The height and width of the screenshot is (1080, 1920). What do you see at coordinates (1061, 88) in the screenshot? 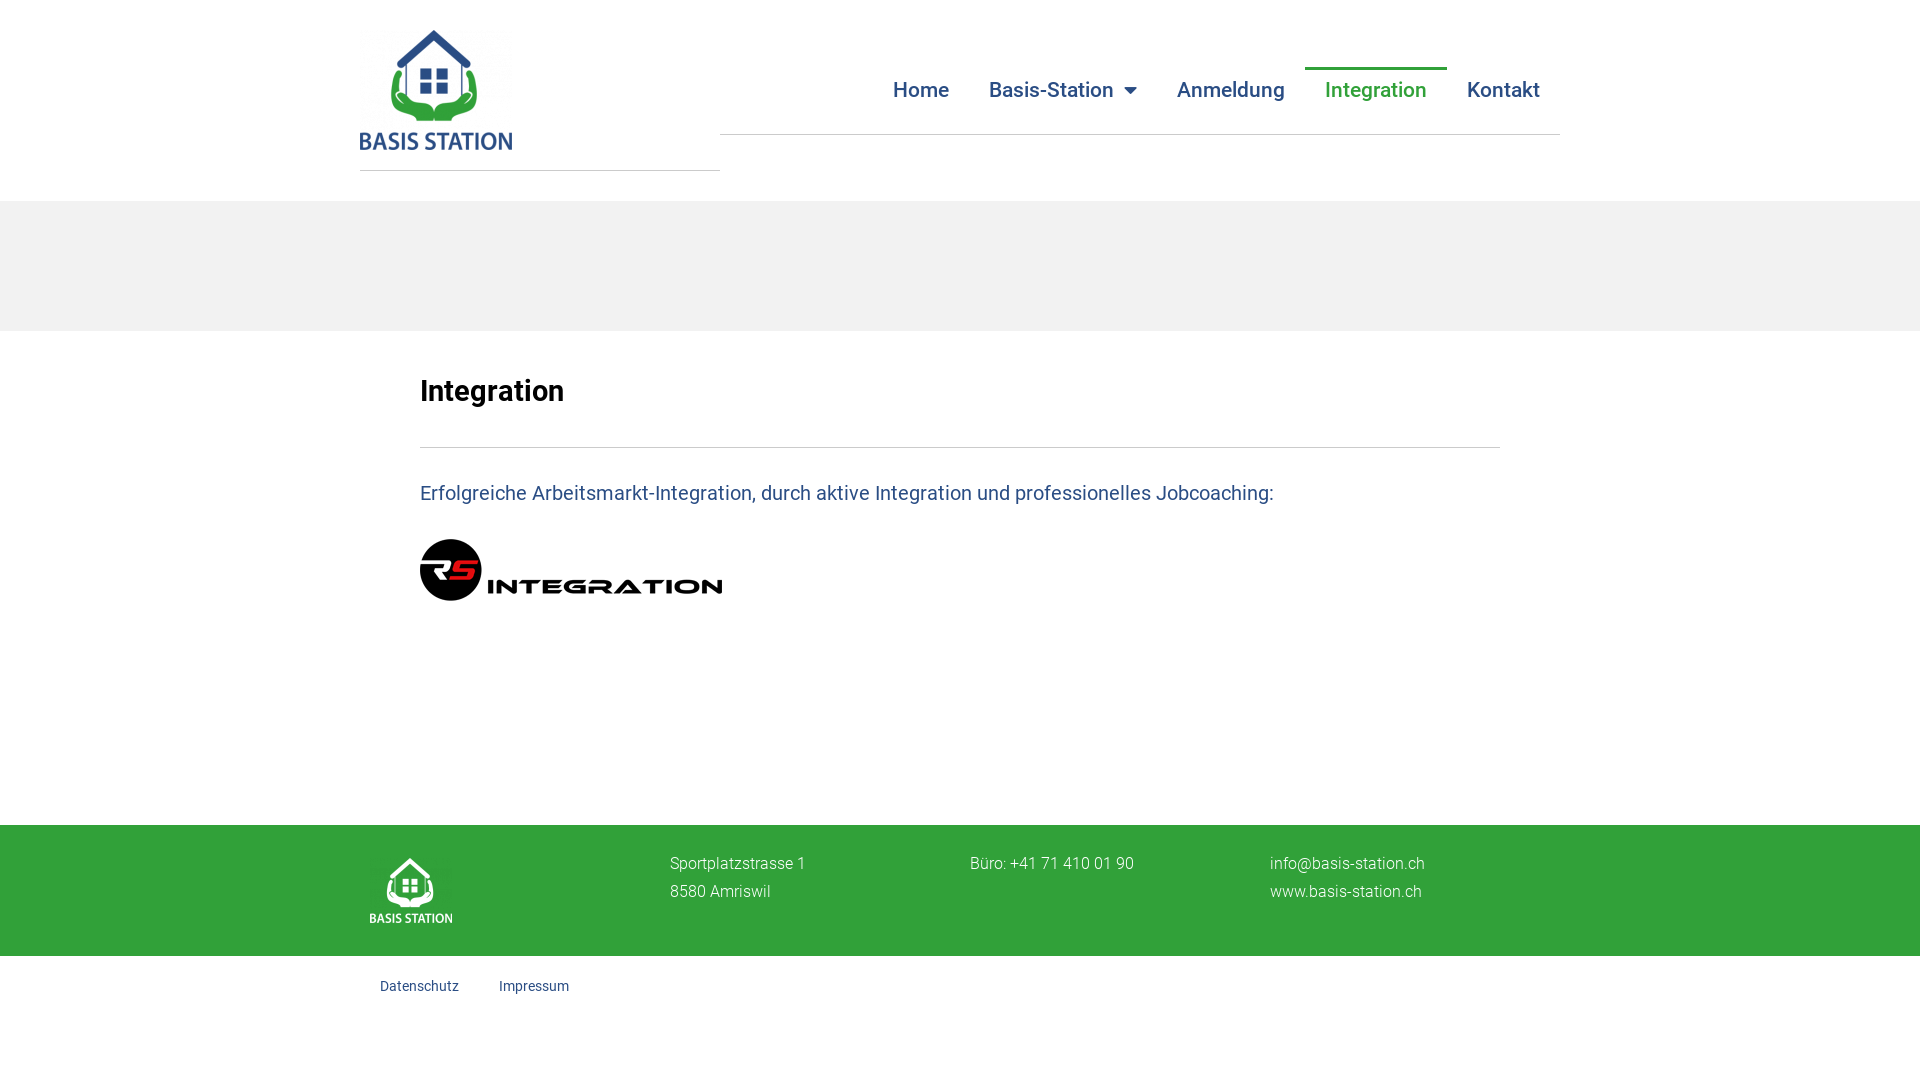
I see `'Basis-Station'` at bounding box center [1061, 88].